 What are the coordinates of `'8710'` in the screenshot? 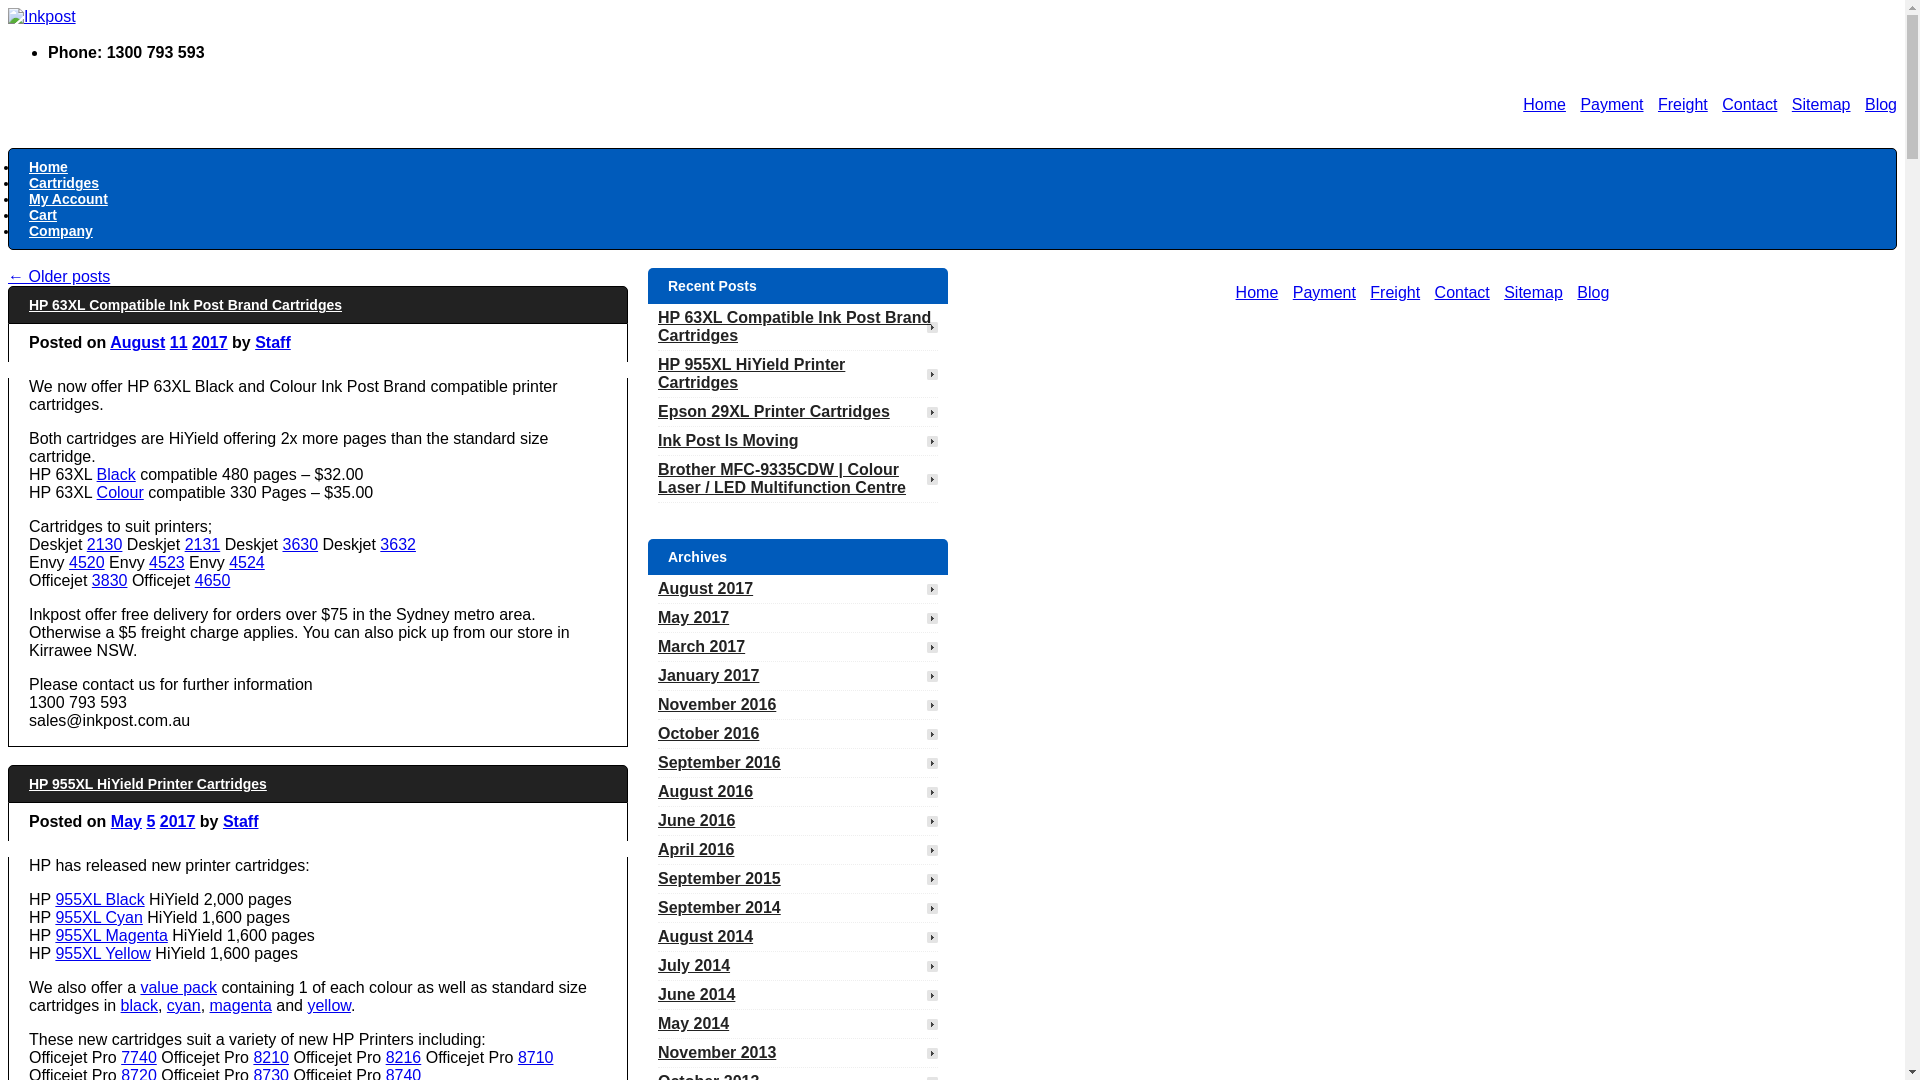 It's located at (536, 1056).